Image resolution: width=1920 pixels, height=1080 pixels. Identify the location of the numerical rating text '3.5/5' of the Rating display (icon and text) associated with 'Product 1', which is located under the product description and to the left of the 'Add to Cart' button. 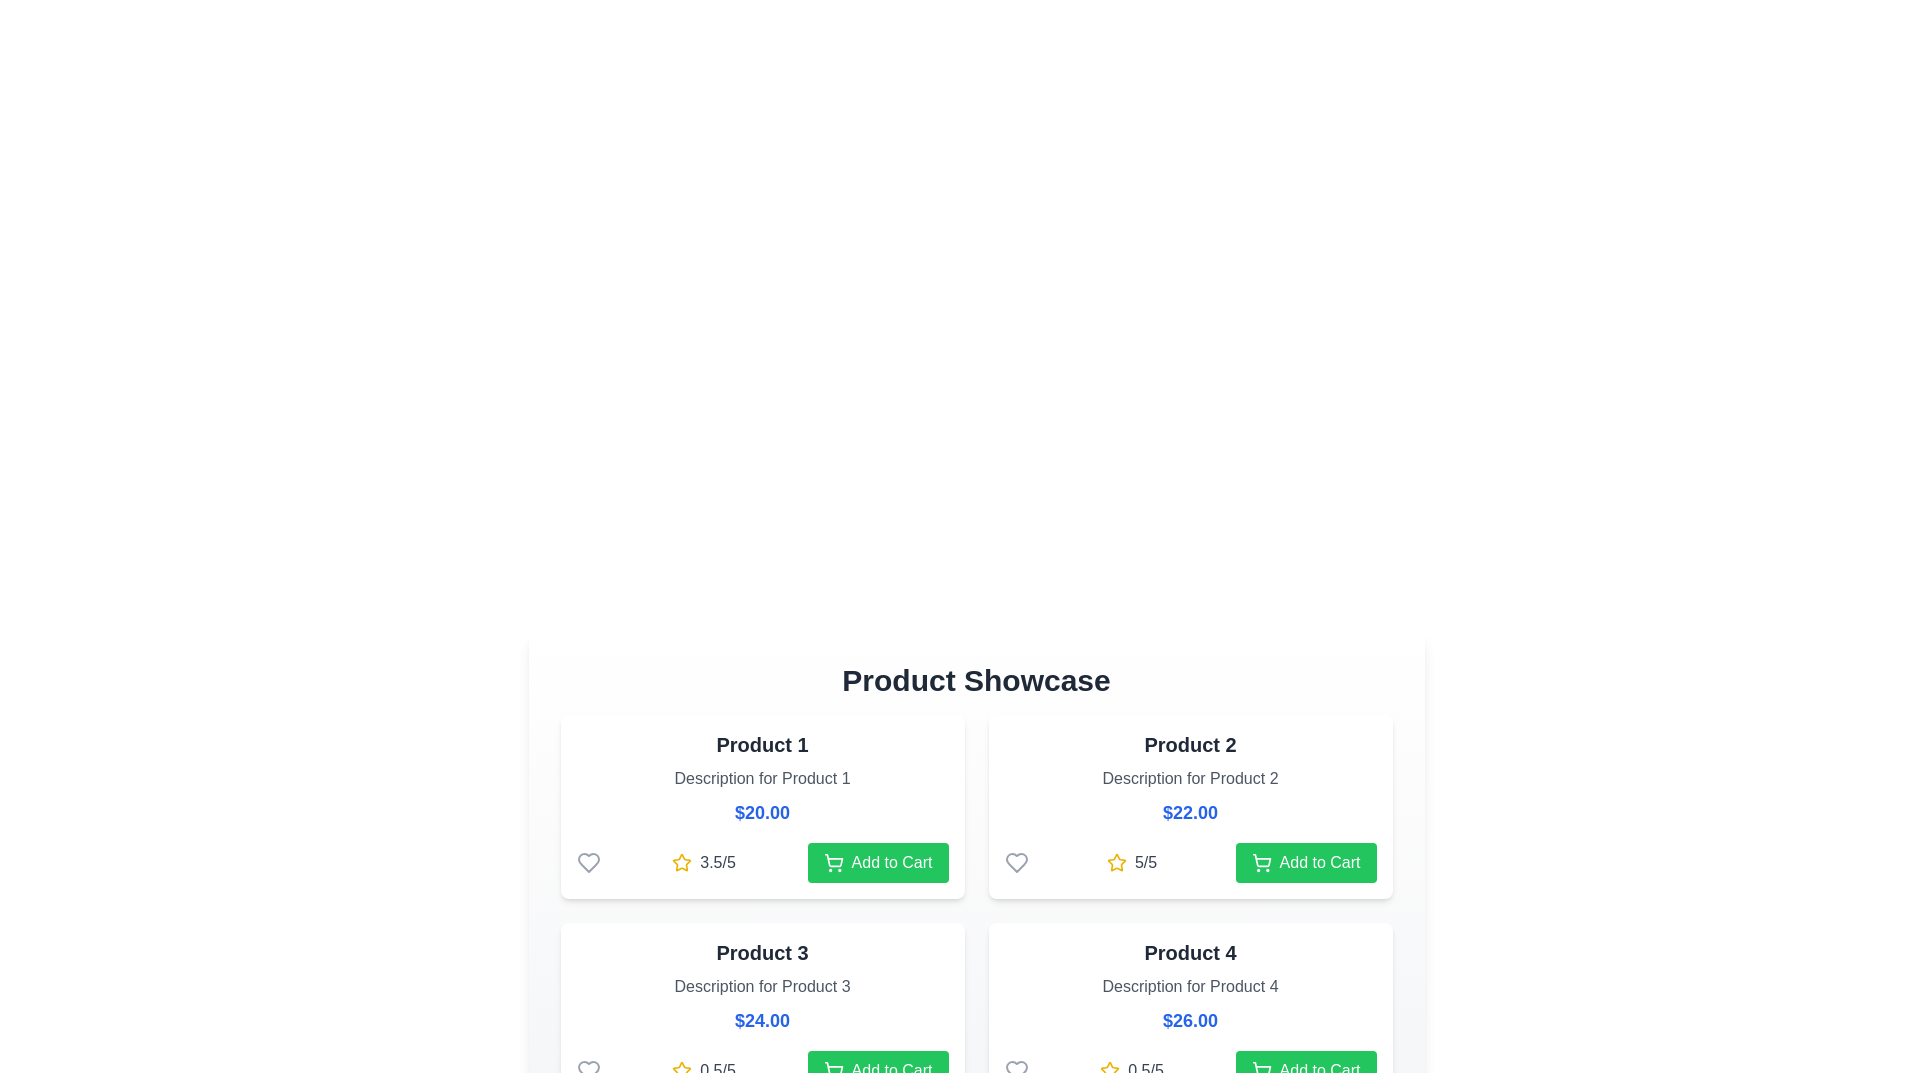
(704, 862).